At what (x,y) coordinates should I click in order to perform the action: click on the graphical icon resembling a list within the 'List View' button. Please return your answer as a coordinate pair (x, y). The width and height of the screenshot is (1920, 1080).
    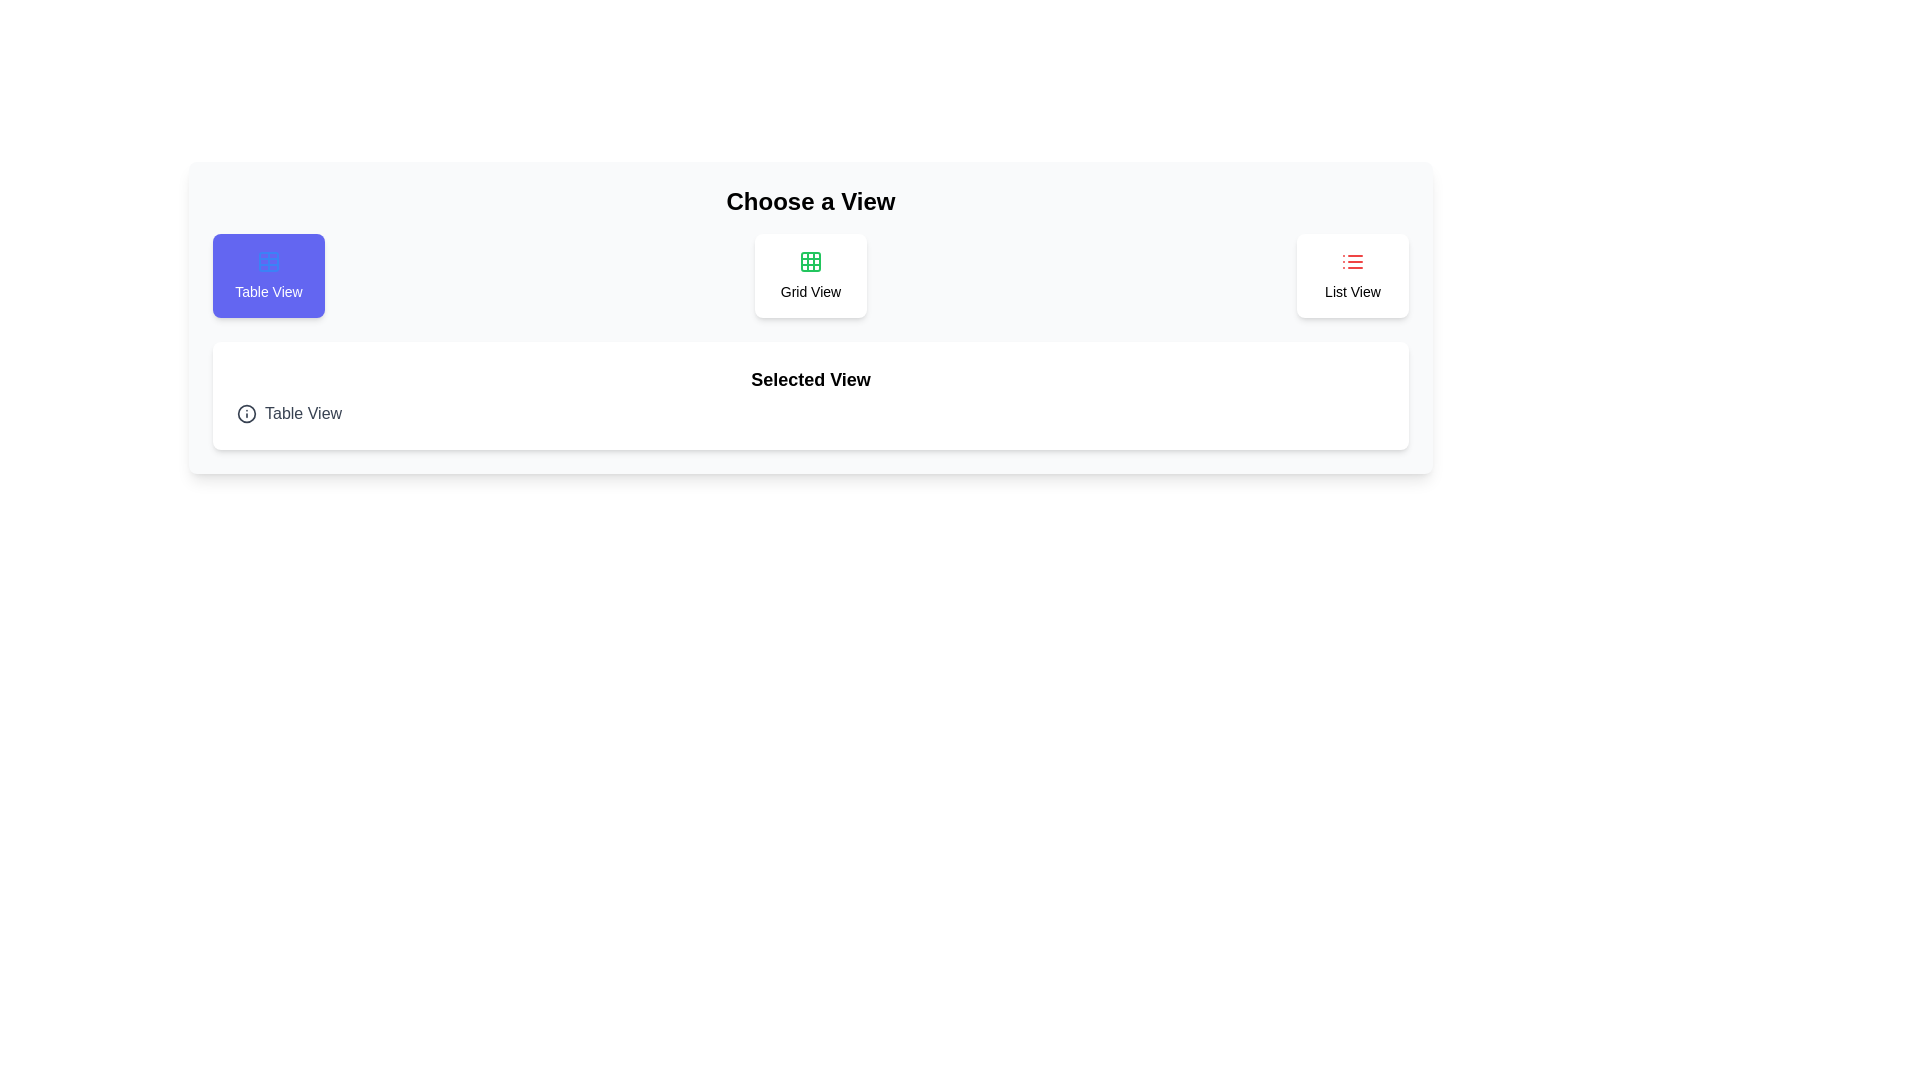
    Looking at the image, I should click on (1353, 261).